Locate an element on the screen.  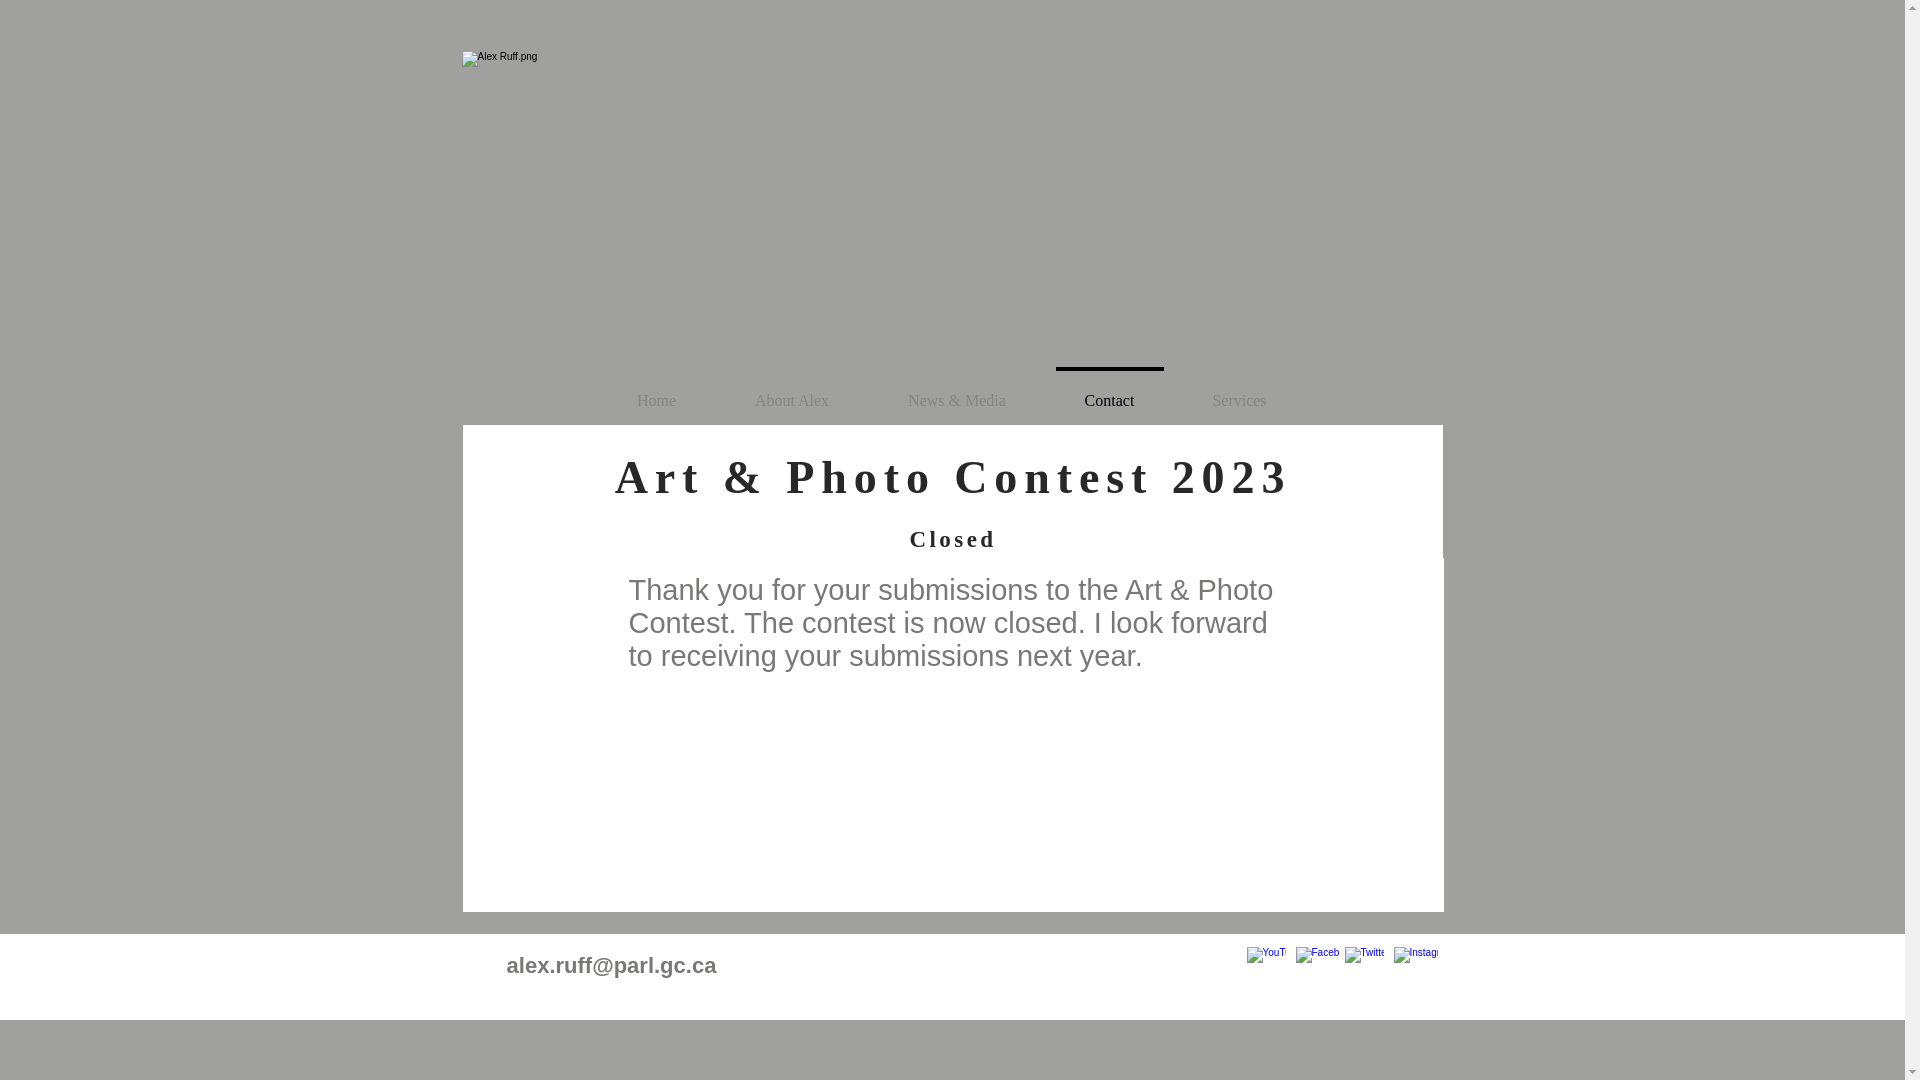
'Home' is located at coordinates (657, 392).